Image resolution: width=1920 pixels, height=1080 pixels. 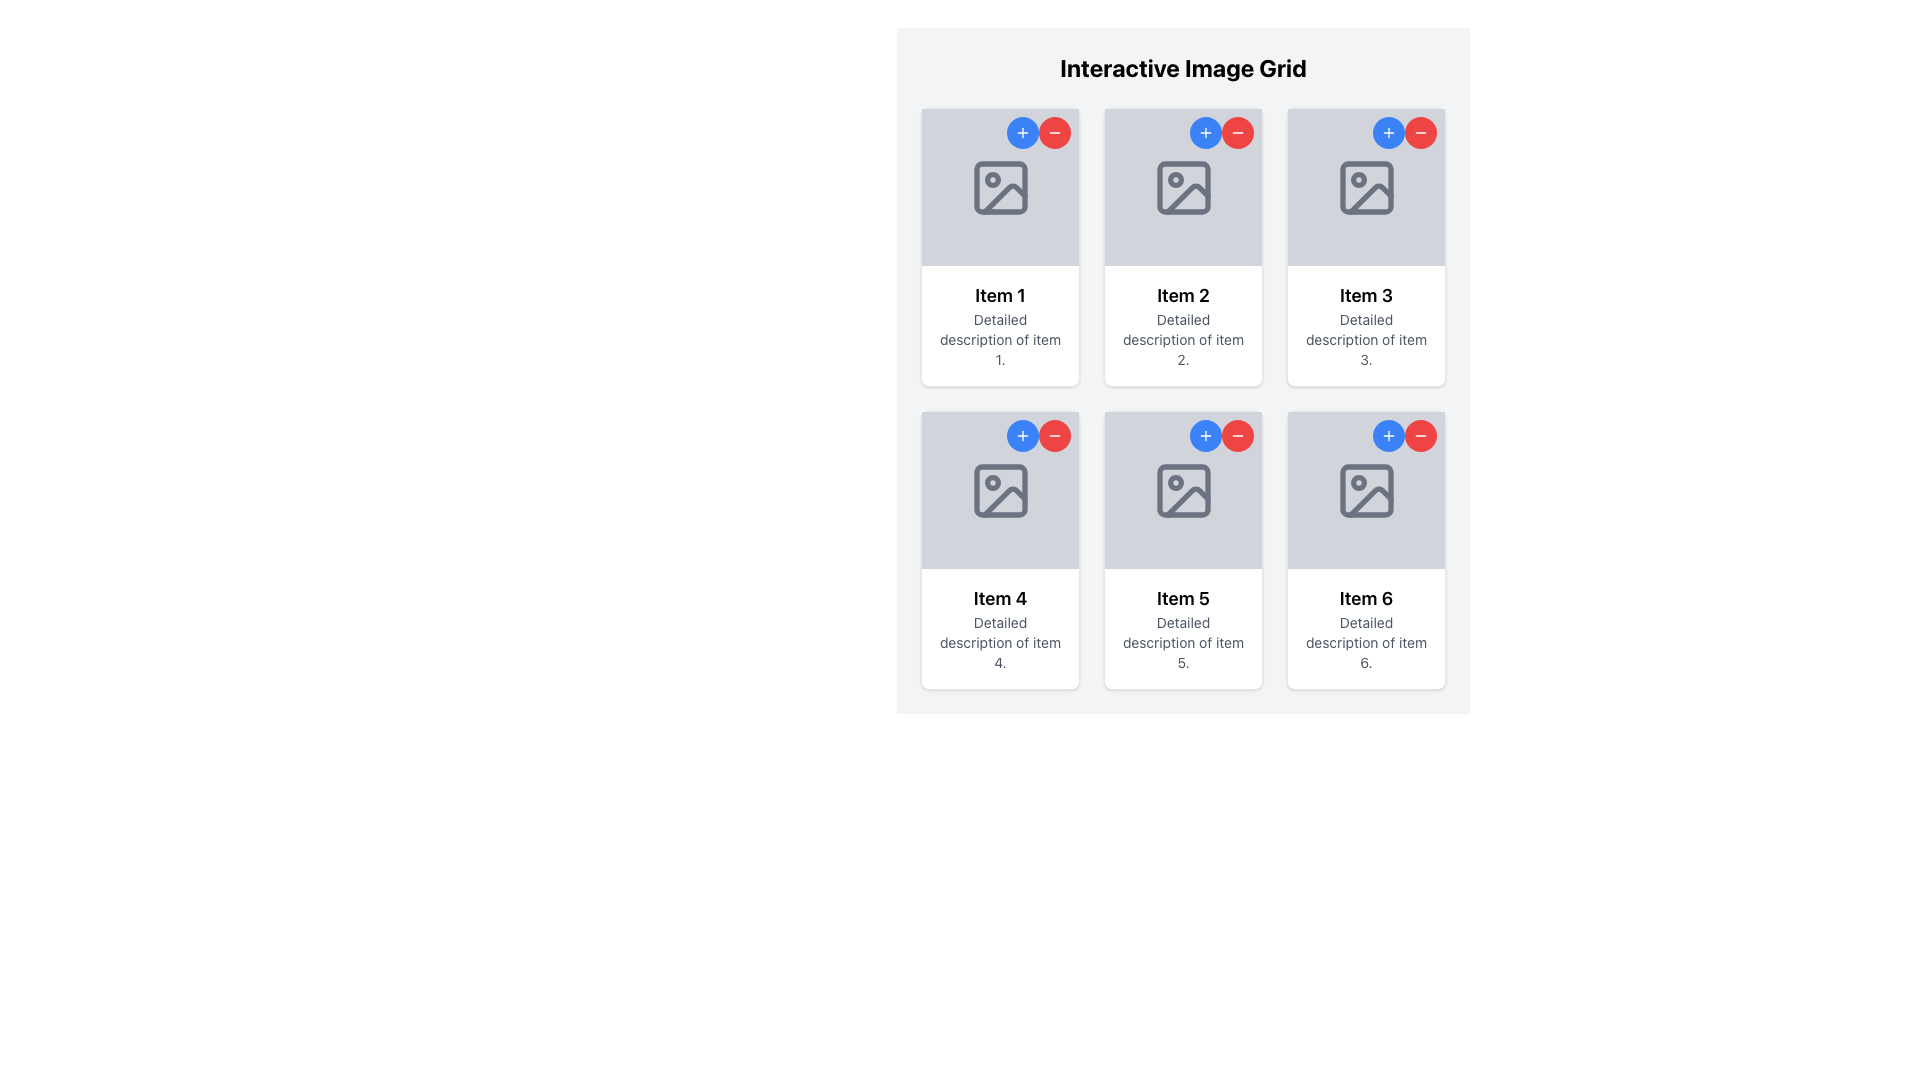 What do you see at coordinates (1387, 434) in the screenshot?
I see `the small blue circular button with a white plus symbol located in the top-left corner of the sixth item tile` at bounding box center [1387, 434].